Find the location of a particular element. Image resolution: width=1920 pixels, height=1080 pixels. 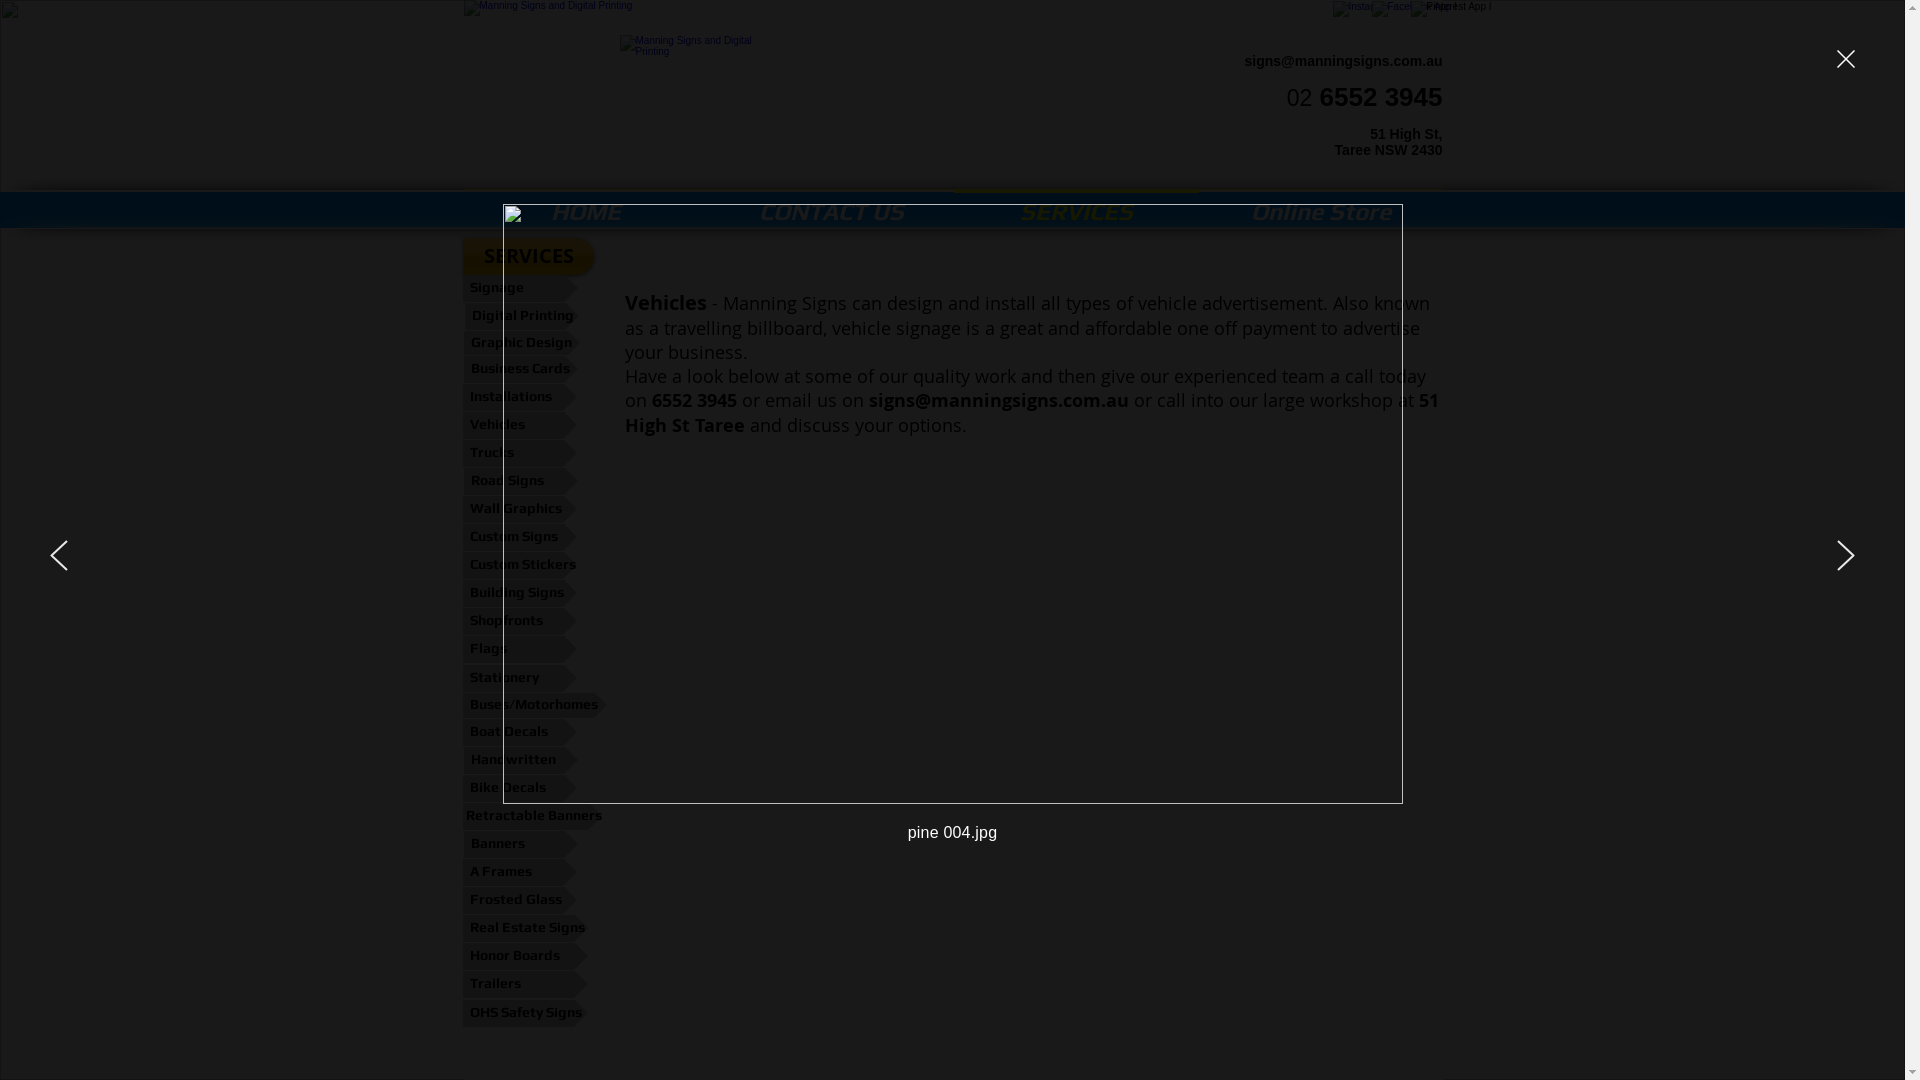

'SERVICES' is located at coordinates (528, 255).